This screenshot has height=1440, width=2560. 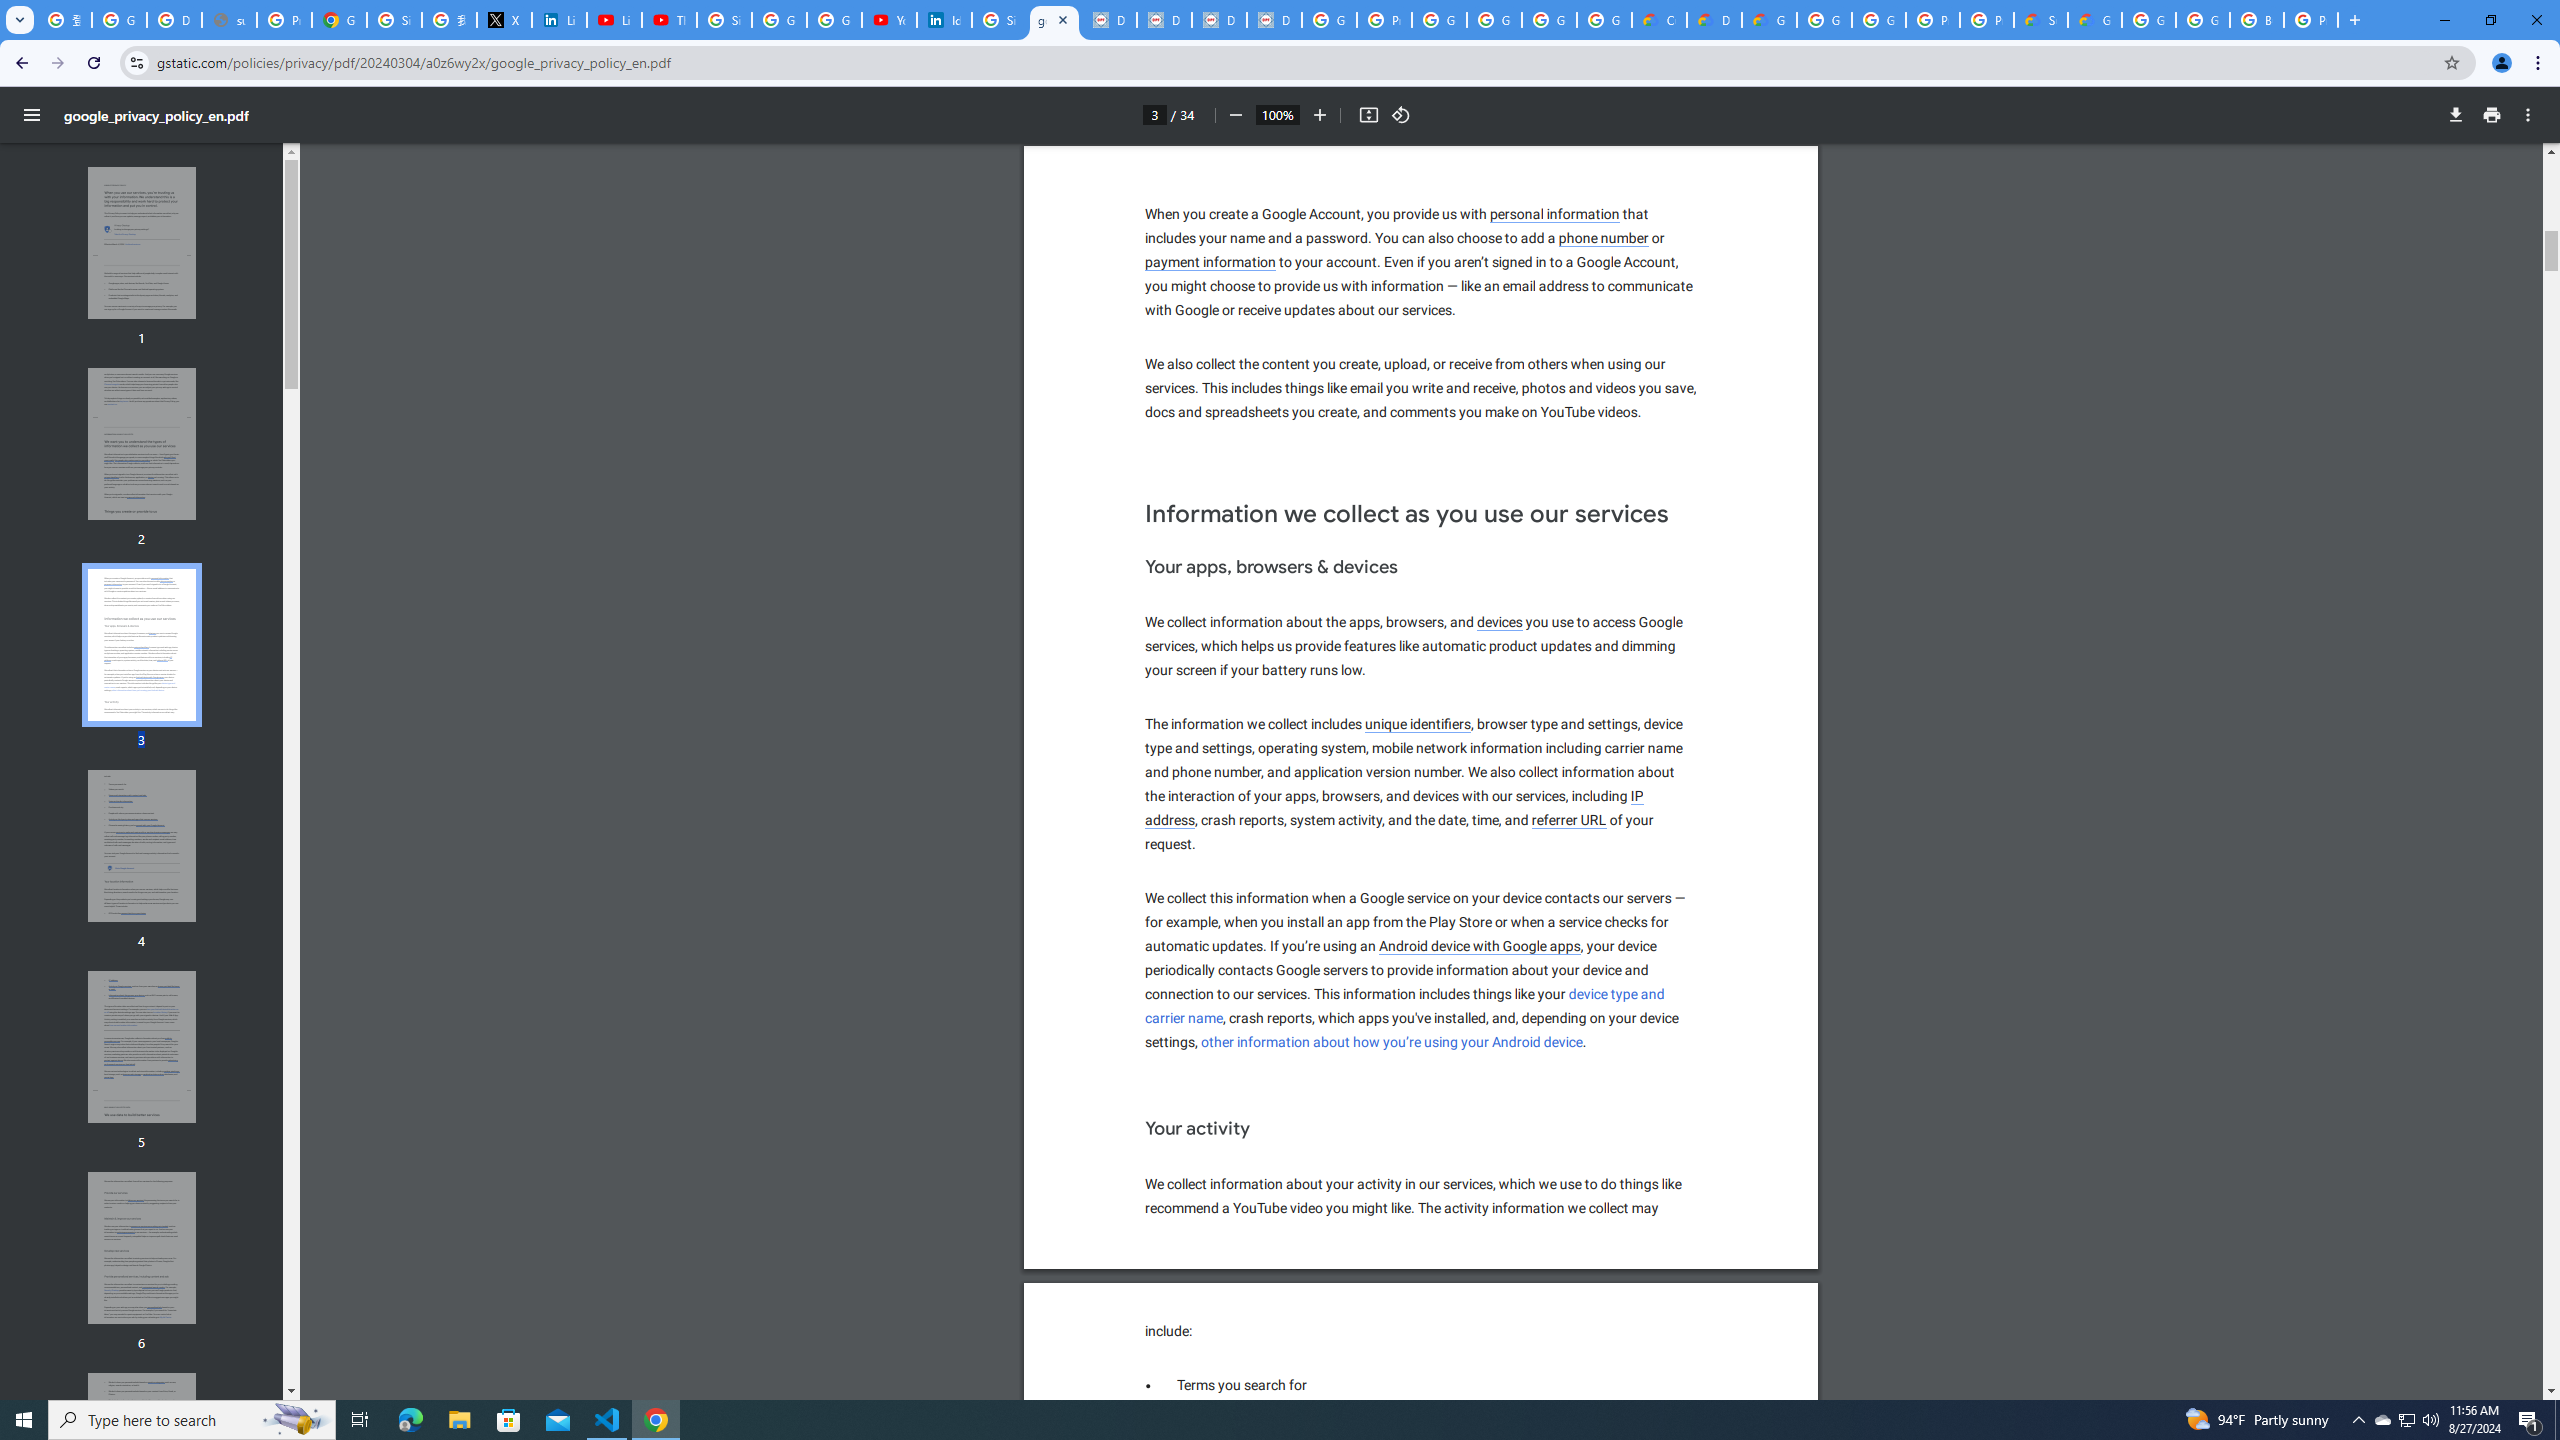 What do you see at coordinates (1602, 19) in the screenshot?
I see `'Google Workspace - Specific Terms'` at bounding box center [1602, 19].